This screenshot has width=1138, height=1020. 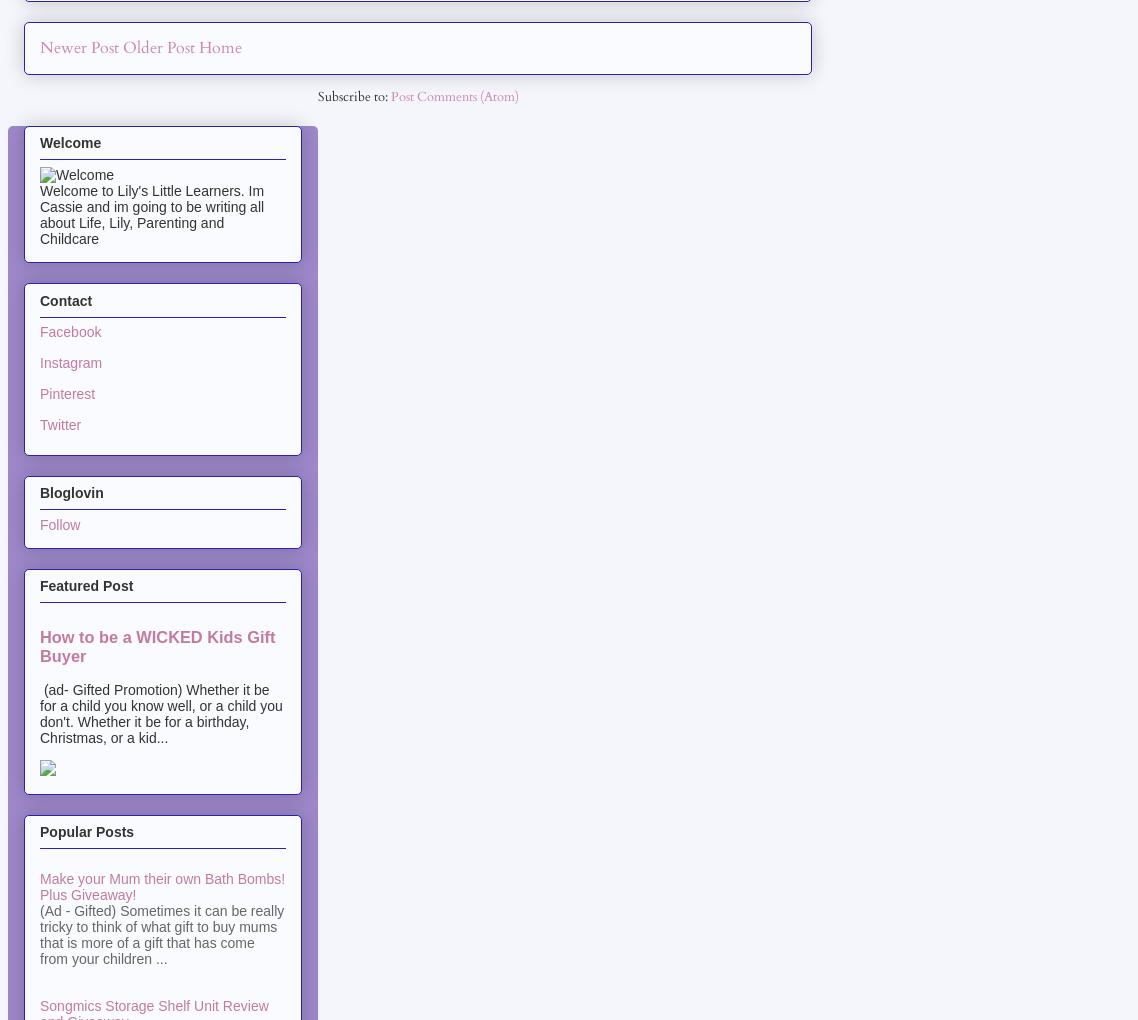 What do you see at coordinates (162, 885) in the screenshot?
I see `'Make your Mum their own Bath Bombs! Plus Giveaway!'` at bounding box center [162, 885].